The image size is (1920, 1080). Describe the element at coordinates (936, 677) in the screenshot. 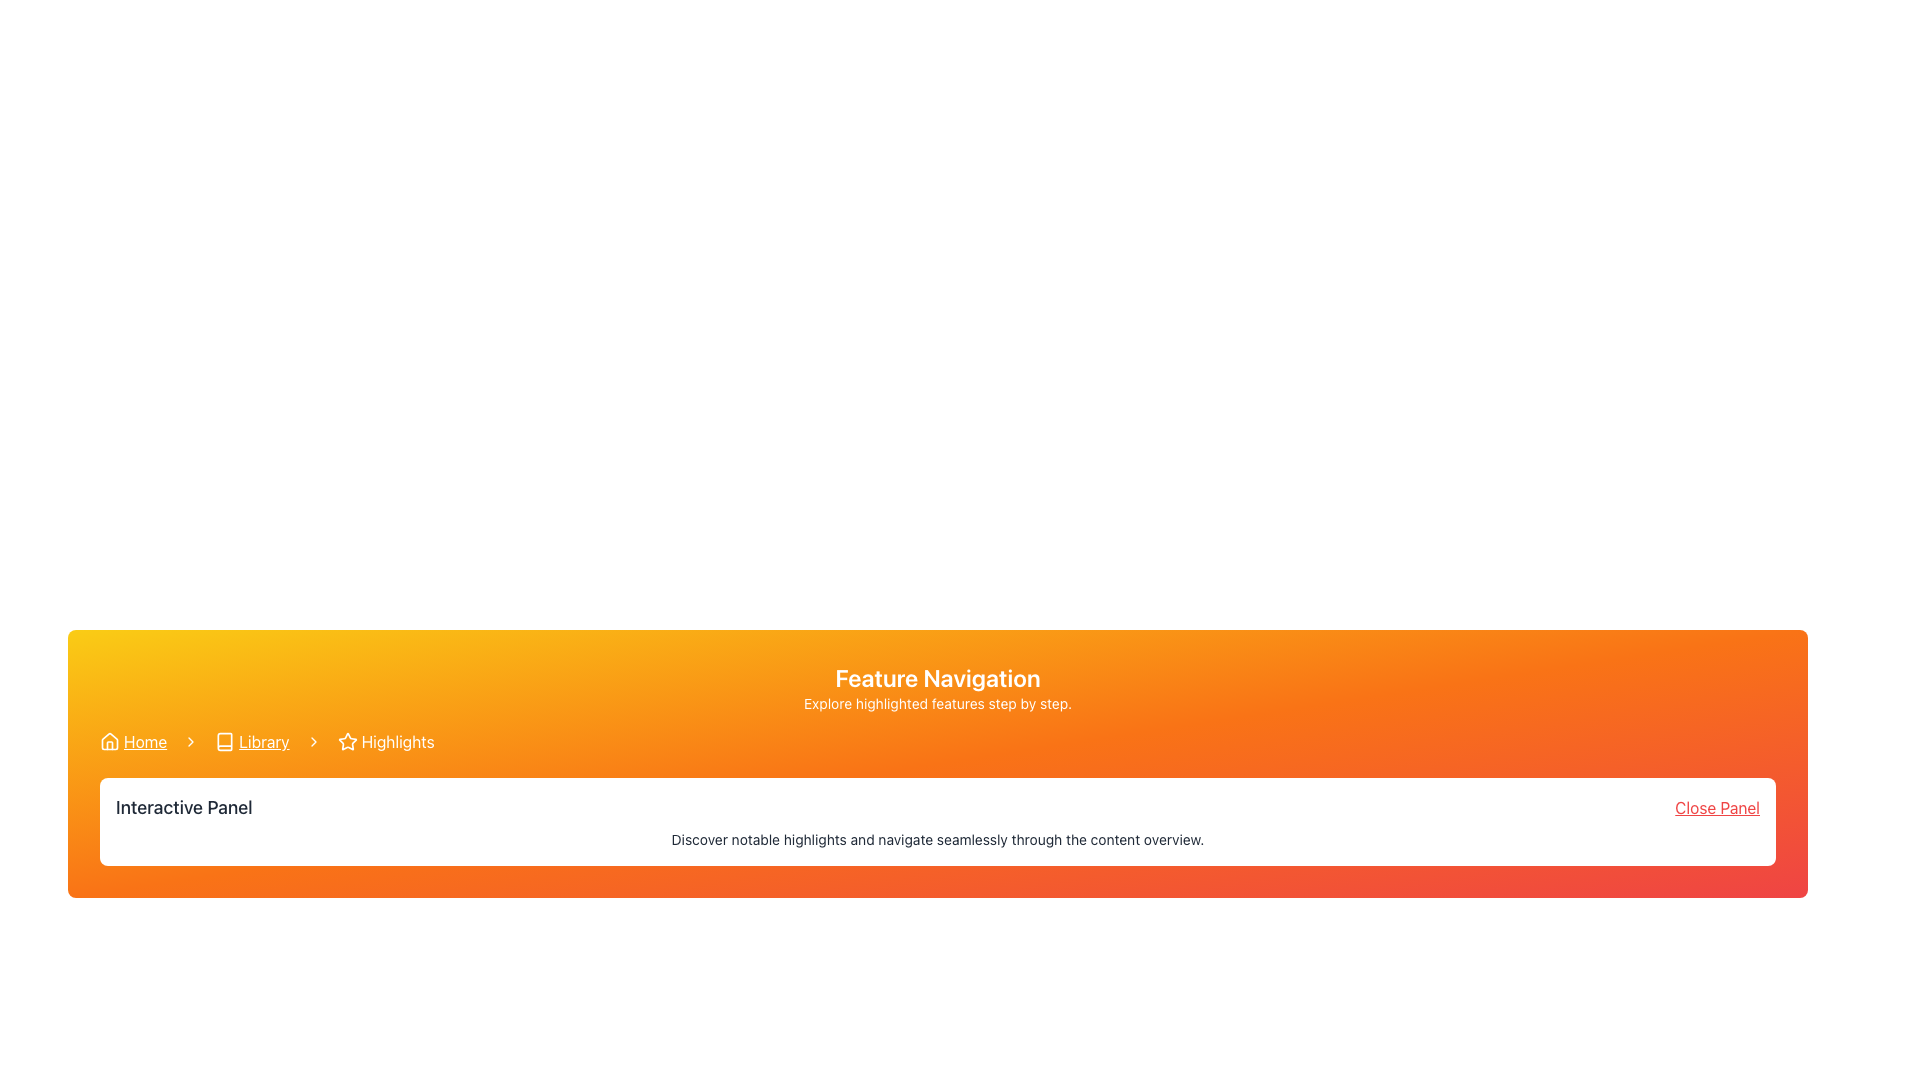

I see `the Text (Header) element which serves as the title for the section above 'Explore highlighted features step by step.'` at that location.